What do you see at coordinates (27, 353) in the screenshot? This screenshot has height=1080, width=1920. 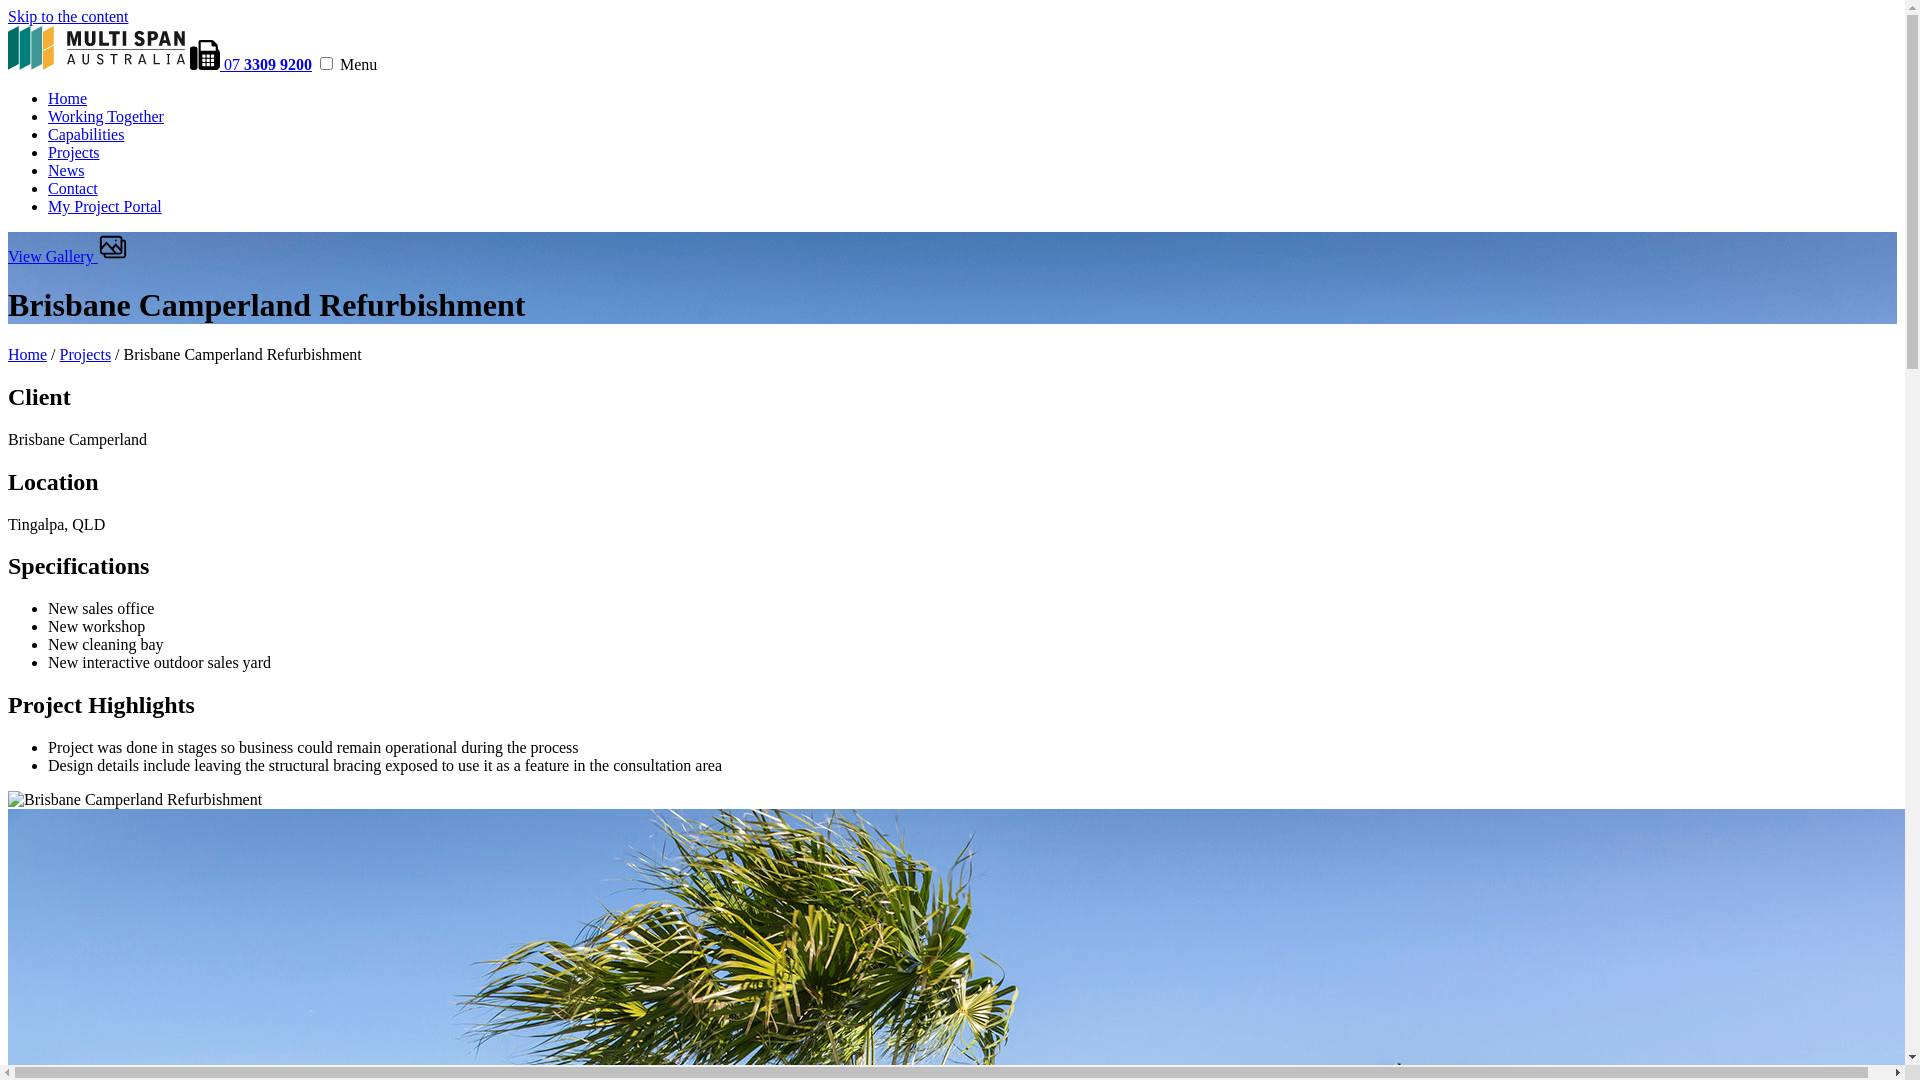 I see `'Home'` at bounding box center [27, 353].